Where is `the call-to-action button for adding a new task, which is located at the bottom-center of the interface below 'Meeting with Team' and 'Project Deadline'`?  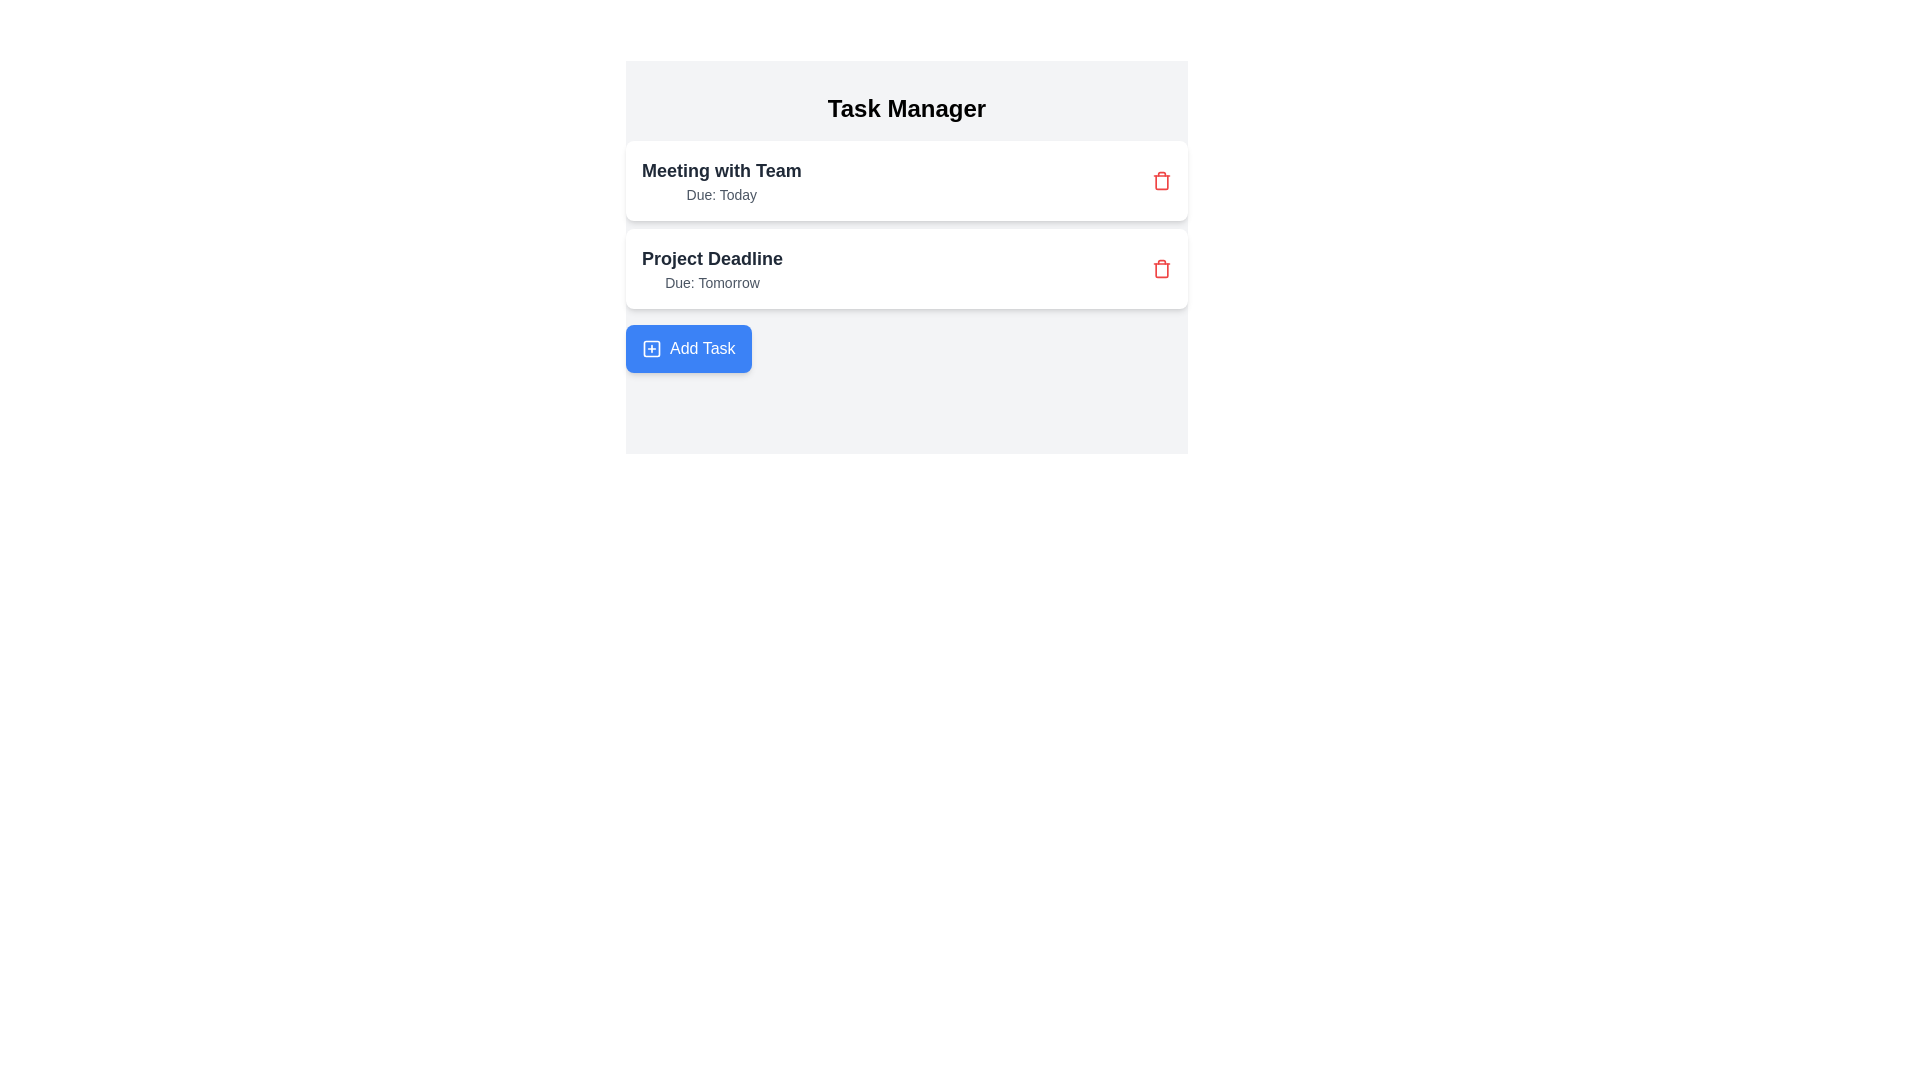 the call-to-action button for adding a new task, which is located at the bottom-center of the interface below 'Meeting with Team' and 'Project Deadline' is located at coordinates (688, 347).